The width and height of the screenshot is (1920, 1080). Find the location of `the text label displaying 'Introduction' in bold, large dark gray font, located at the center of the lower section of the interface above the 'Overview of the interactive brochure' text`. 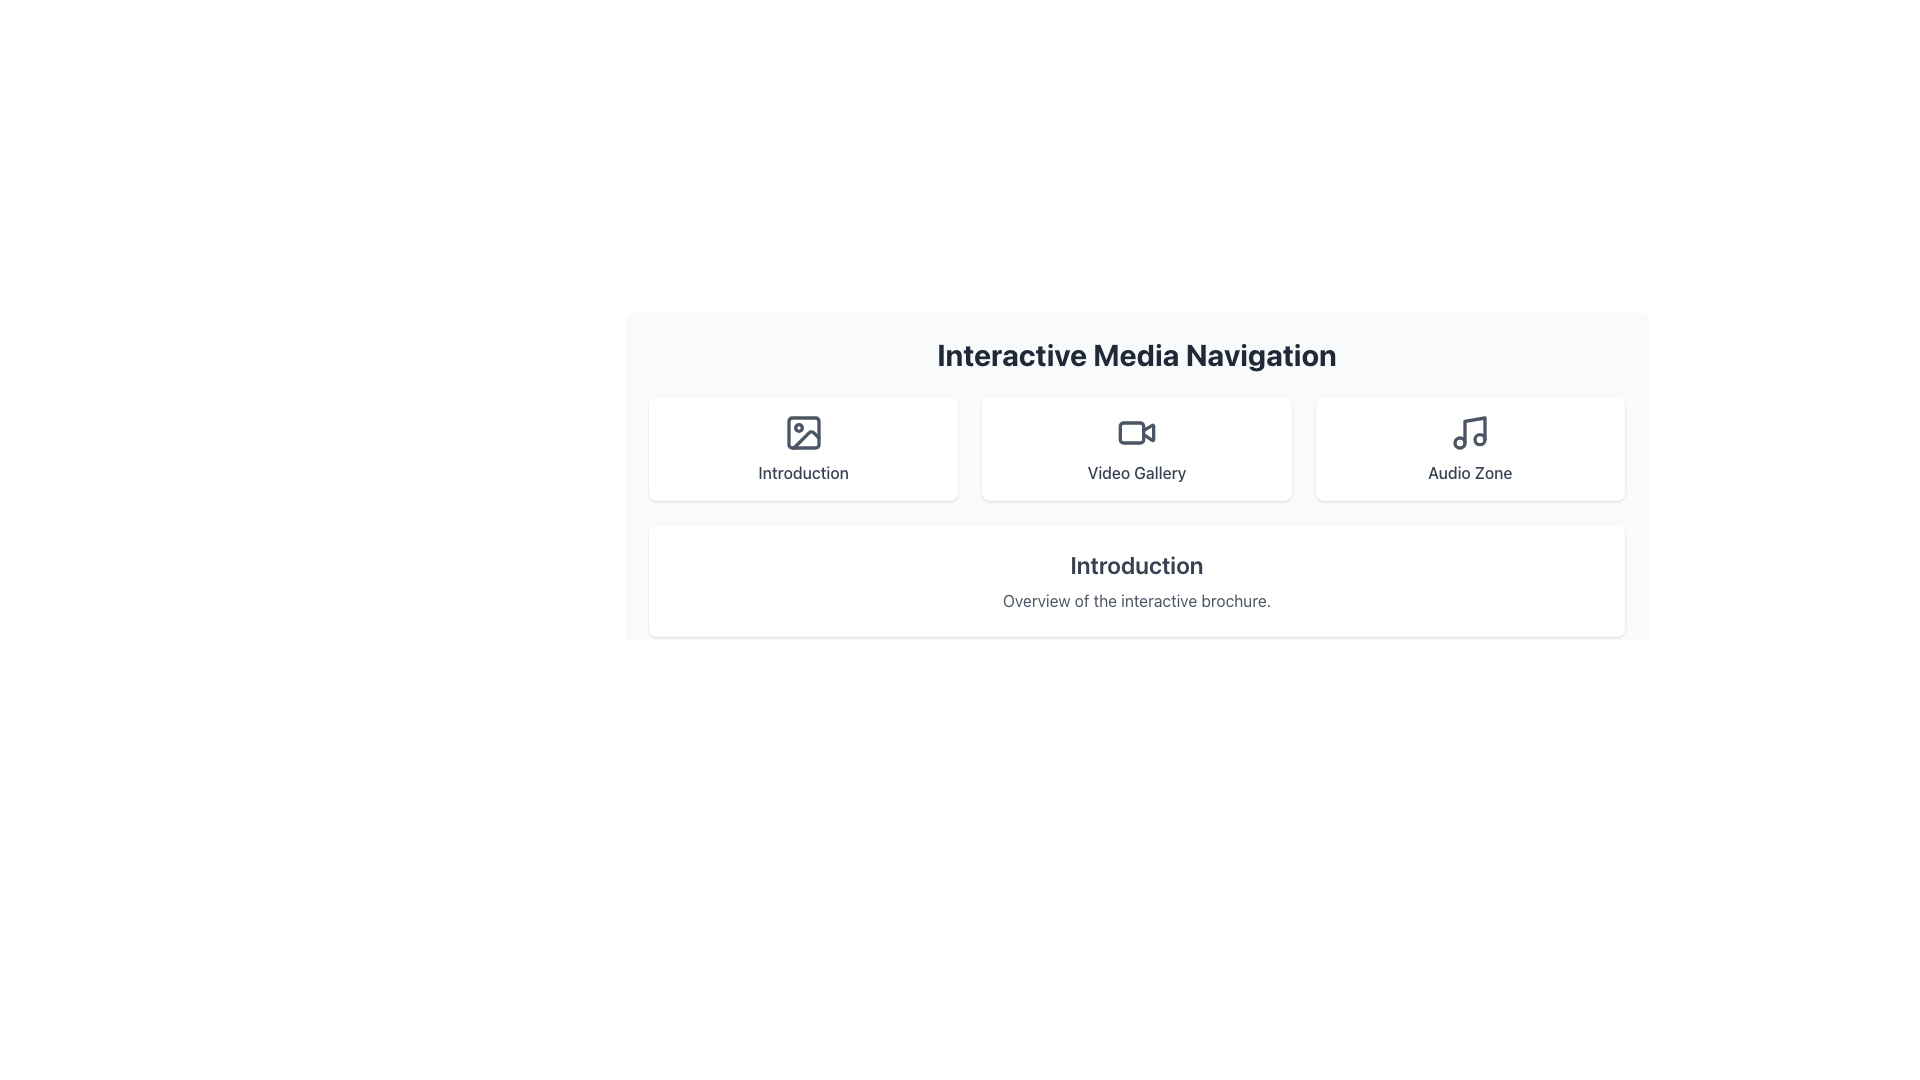

the text label displaying 'Introduction' in bold, large dark gray font, located at the center of the lower section of the interface above the 'Overview of the interactive brochure' text is located at coordinates (1137, 564).